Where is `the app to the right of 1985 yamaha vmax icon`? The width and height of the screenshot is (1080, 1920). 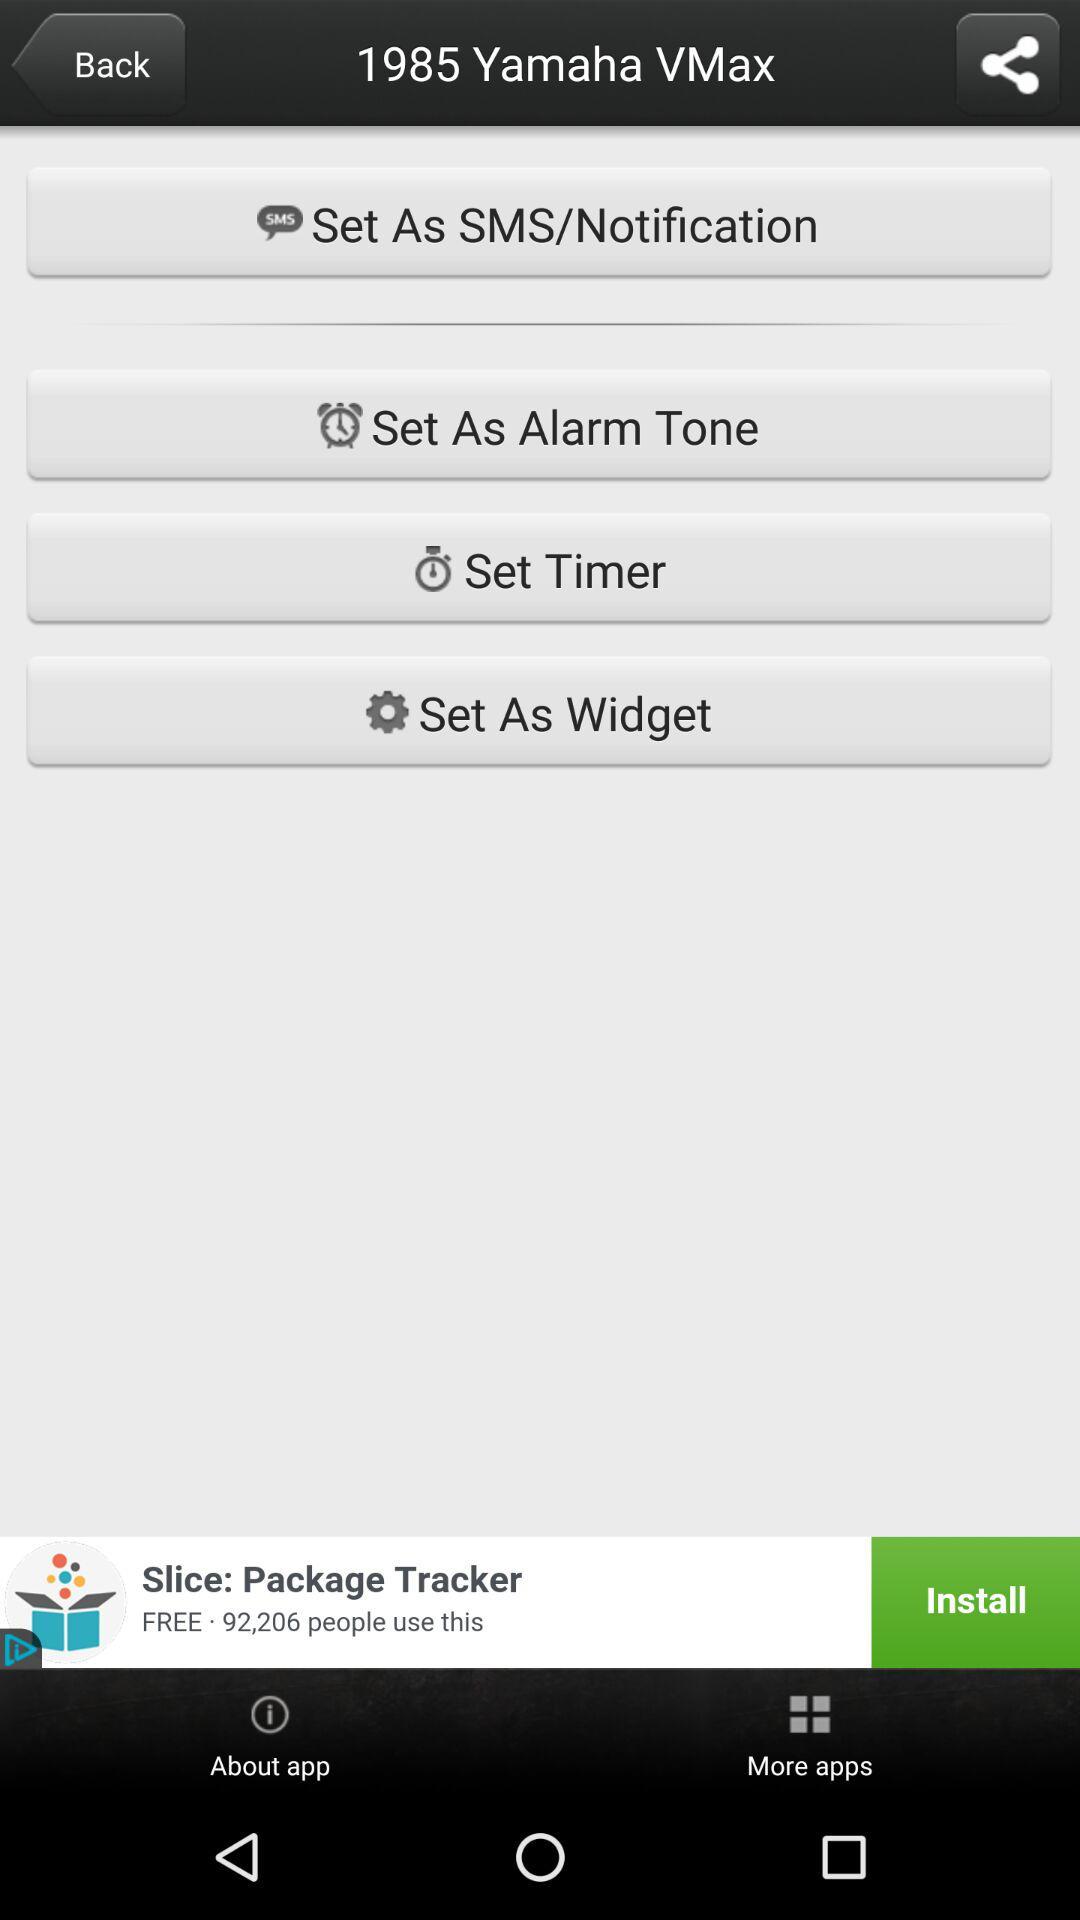
the app to the right of 1985 yamaha vmax icon is located at coordinates (1007, 66).